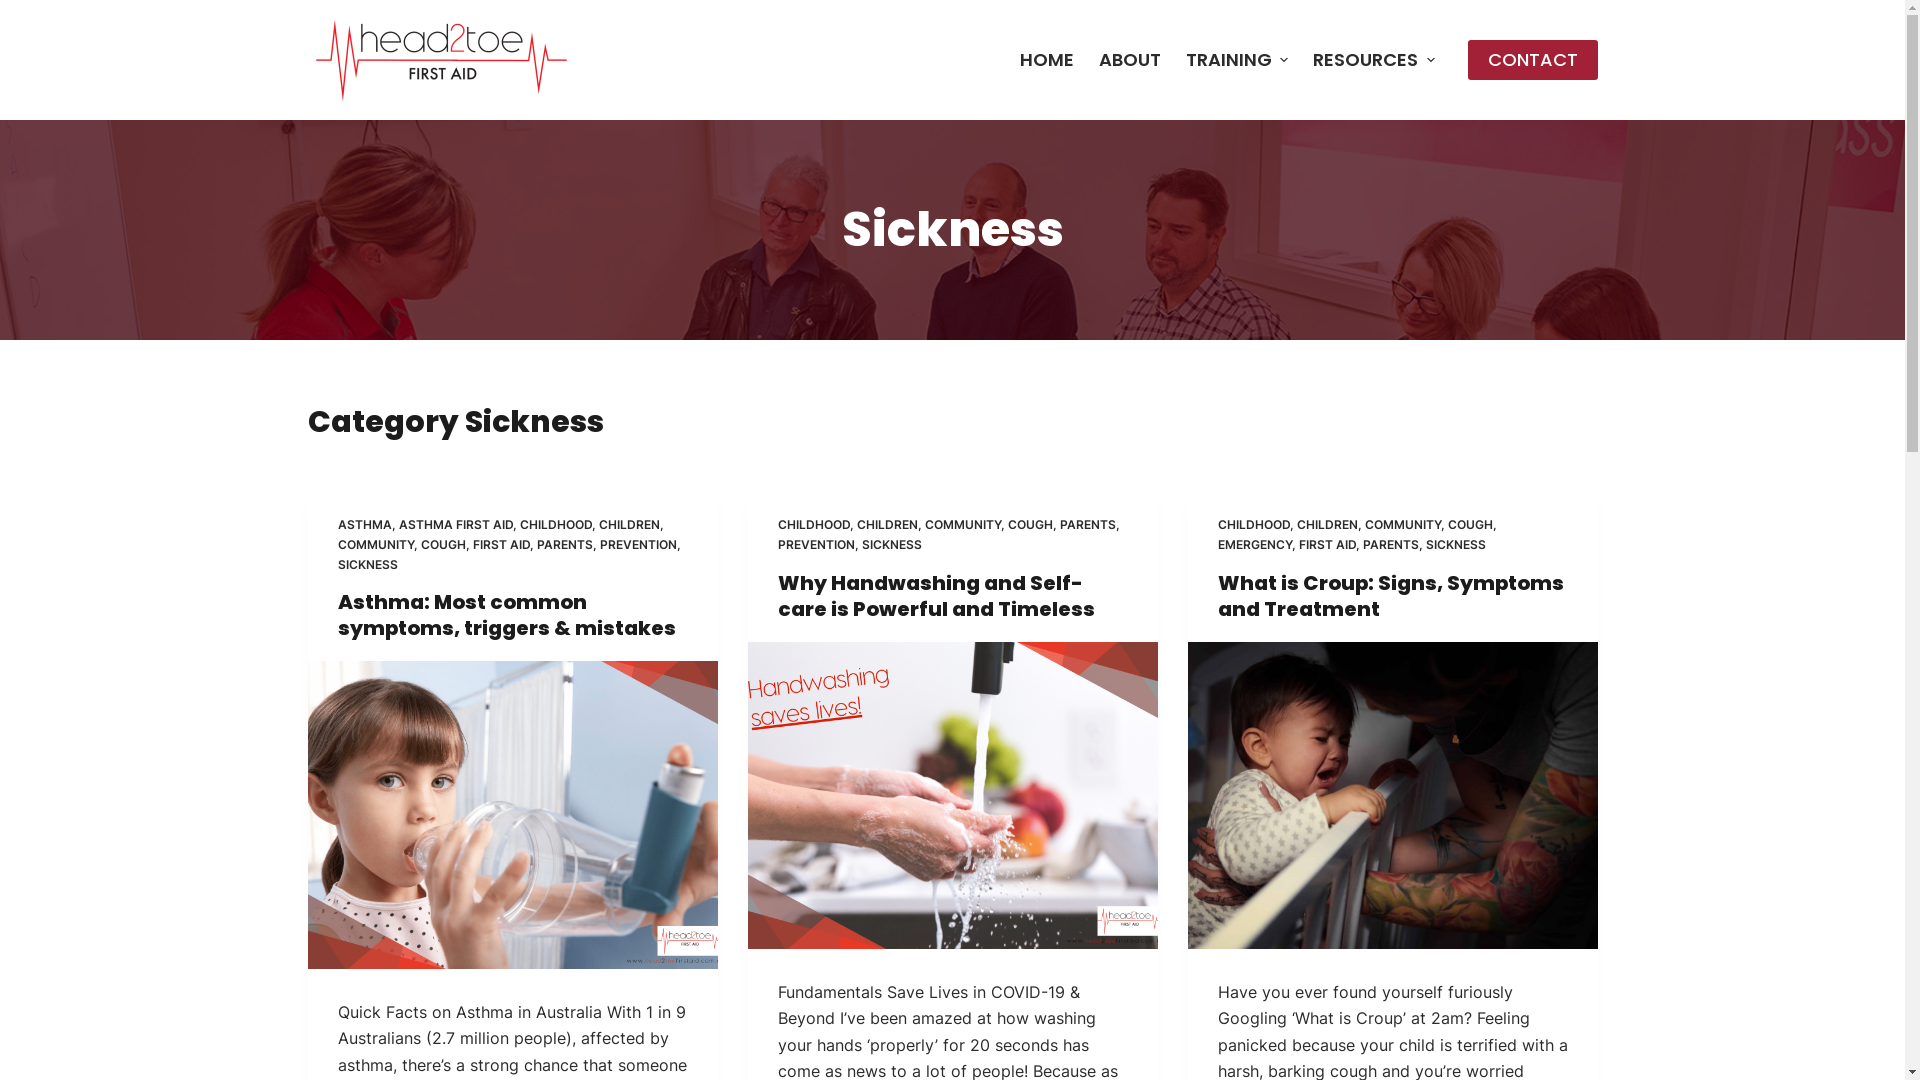 The width and height of the screenshot is (1920, 1080). What do you see at coordinates (1087, 523) in the screenshot?
I see `'PARENTS'` at bounding box center [1087, 523].